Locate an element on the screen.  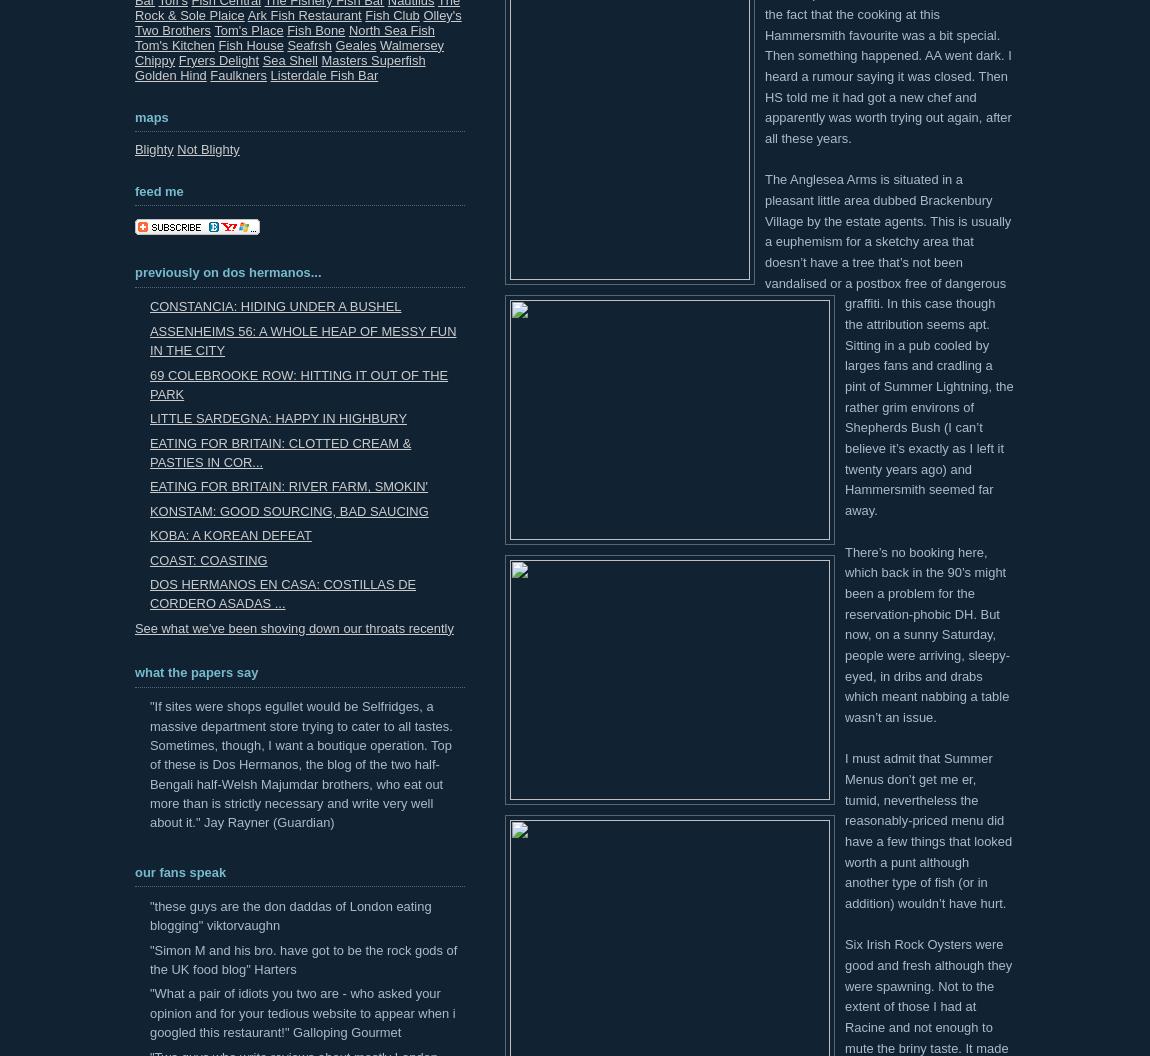
'Fish Club' is located at coordinates (392, 14).